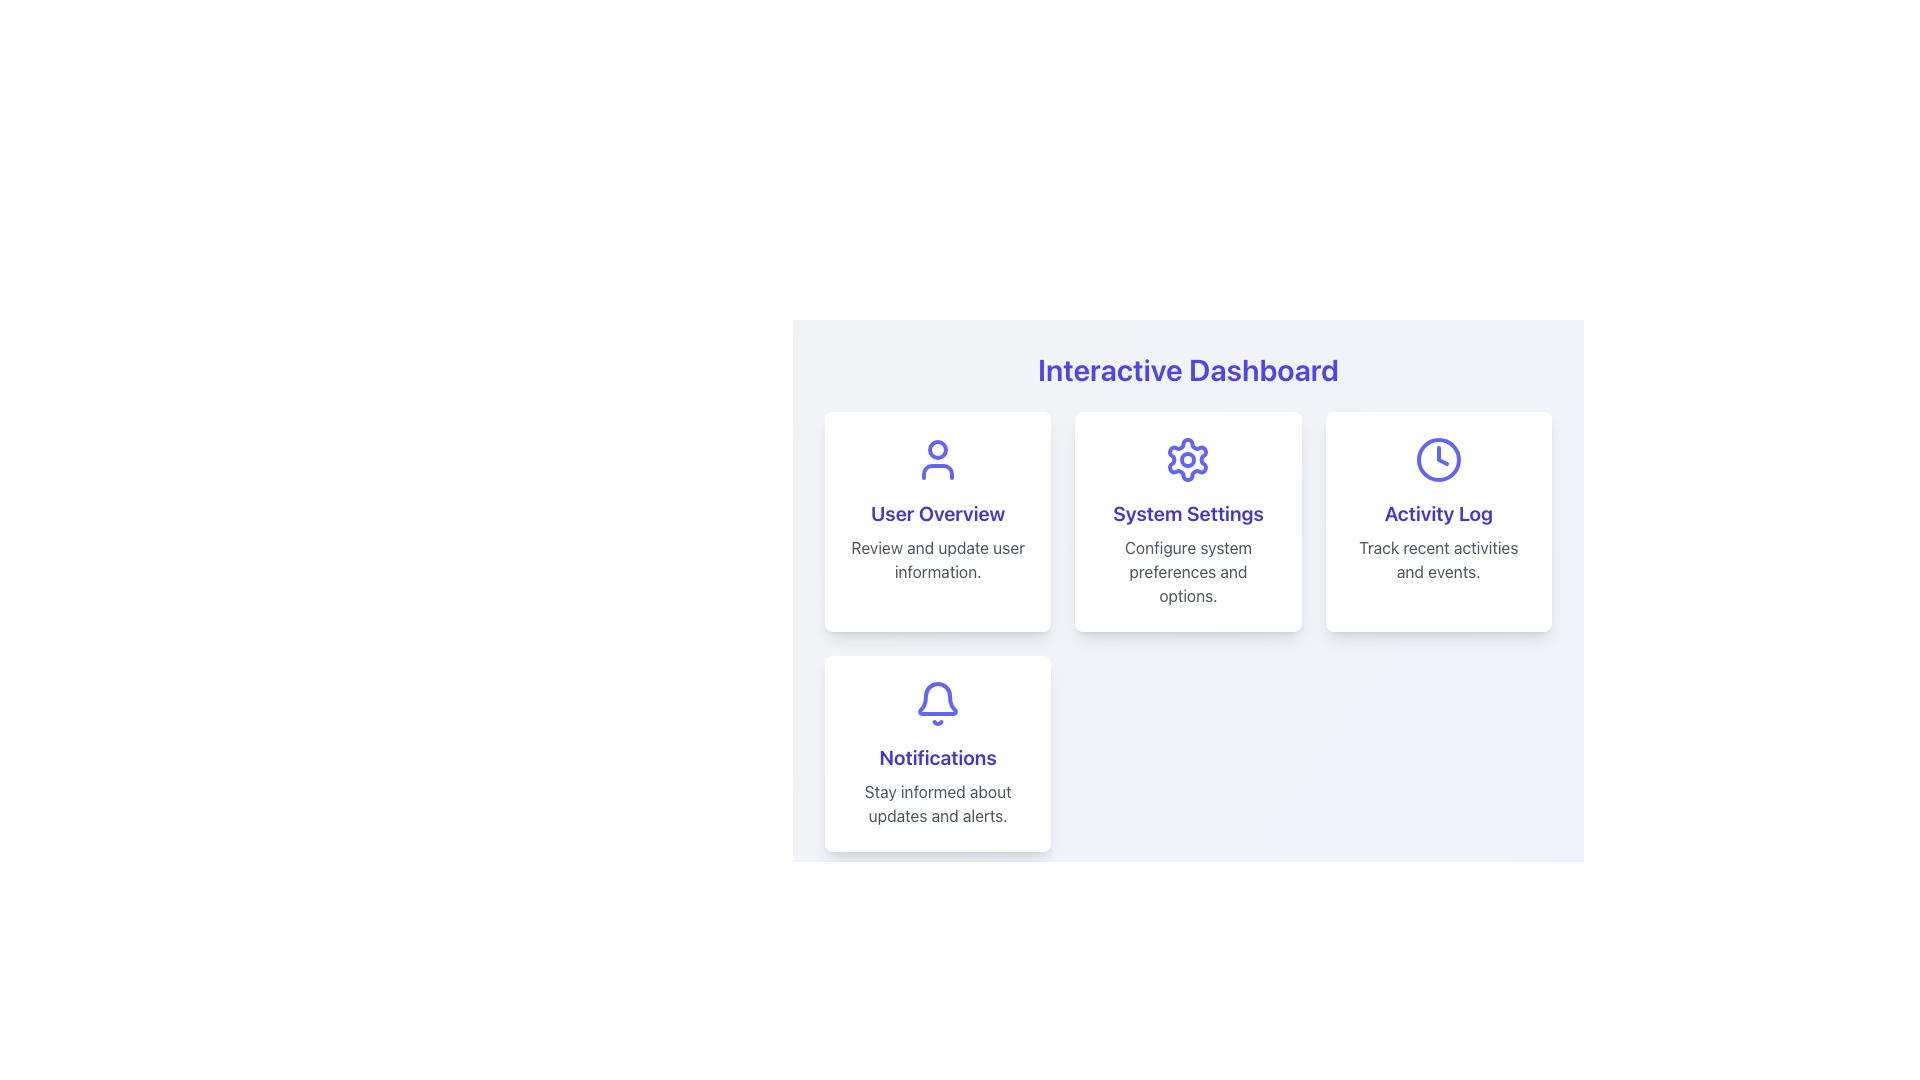  Describe the element at coordinates (937, 697) in the screenshot. I see `the bell-shaped notification icon with a blue outline located in the bottom-left section of the interface, below the 'Notifications' label` at that location.